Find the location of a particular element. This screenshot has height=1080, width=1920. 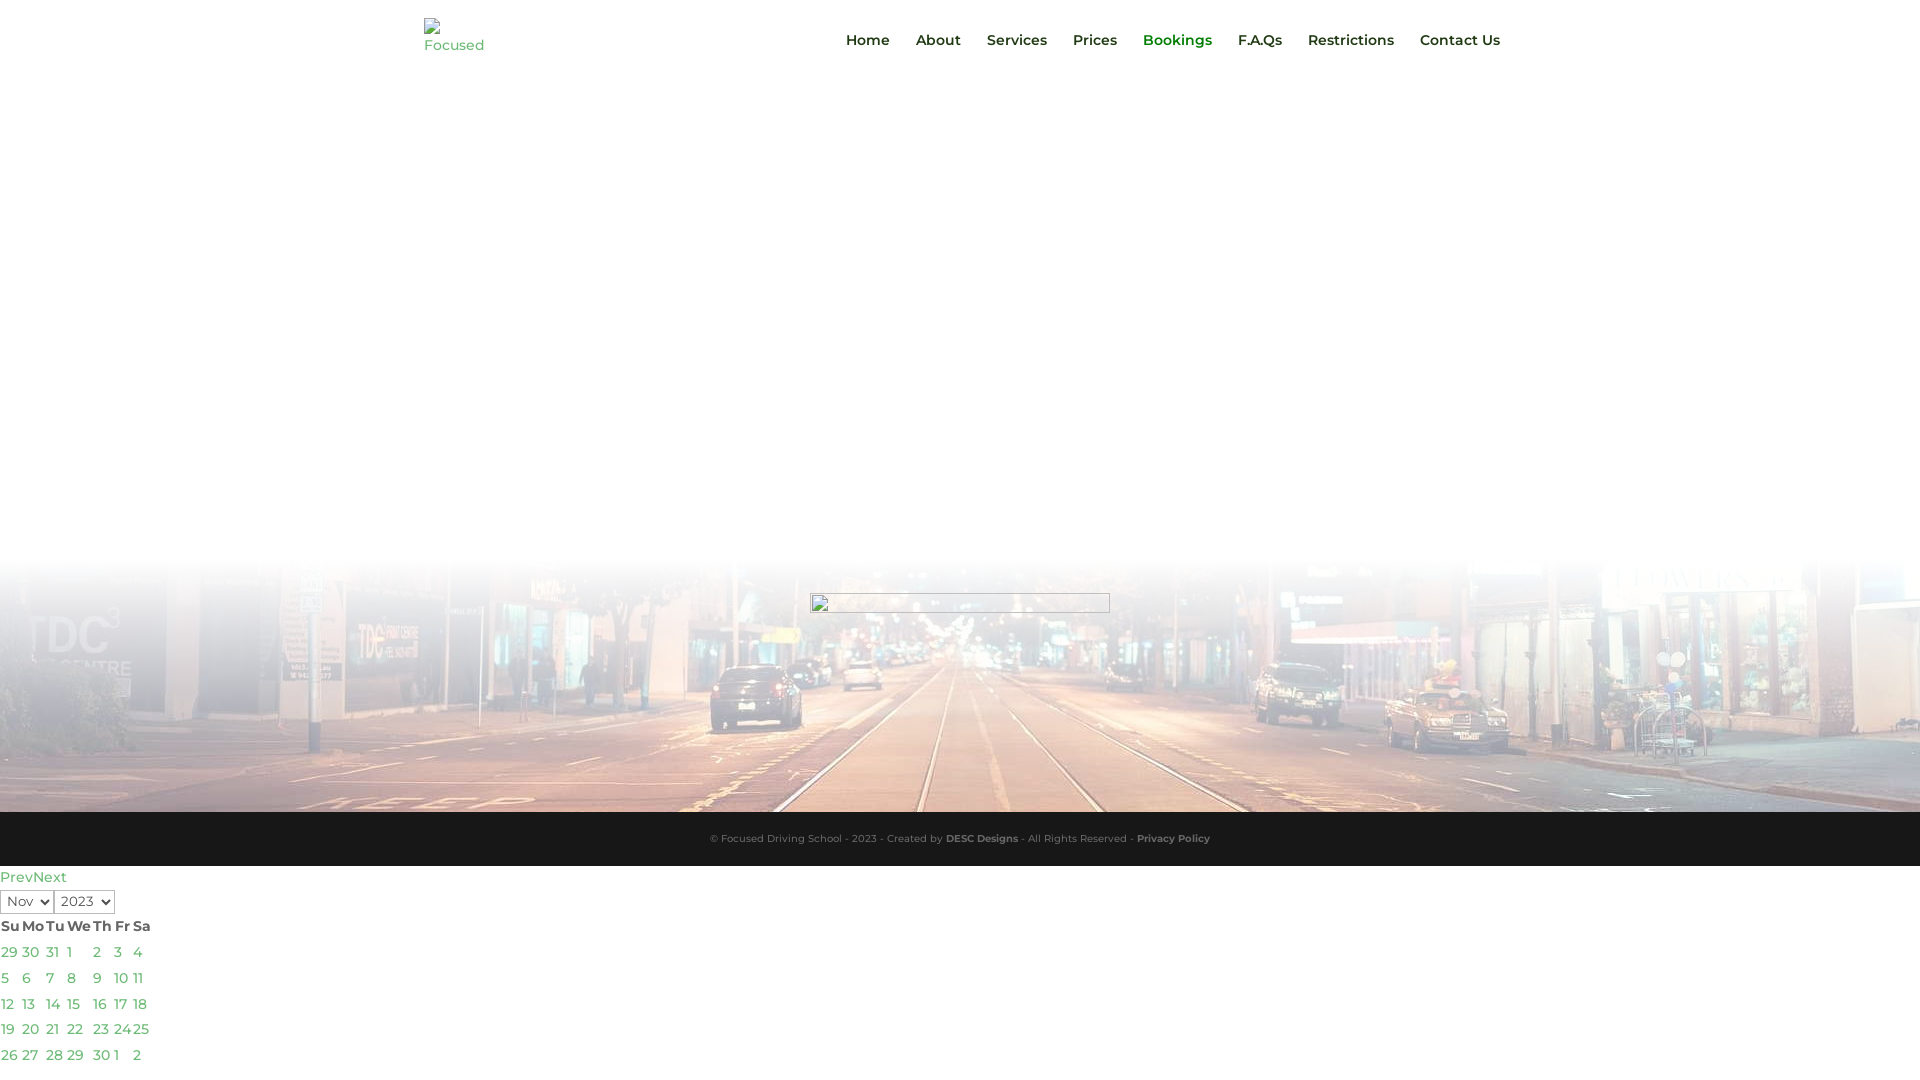

'Restrictions' is located at coordinates (1350, 55).